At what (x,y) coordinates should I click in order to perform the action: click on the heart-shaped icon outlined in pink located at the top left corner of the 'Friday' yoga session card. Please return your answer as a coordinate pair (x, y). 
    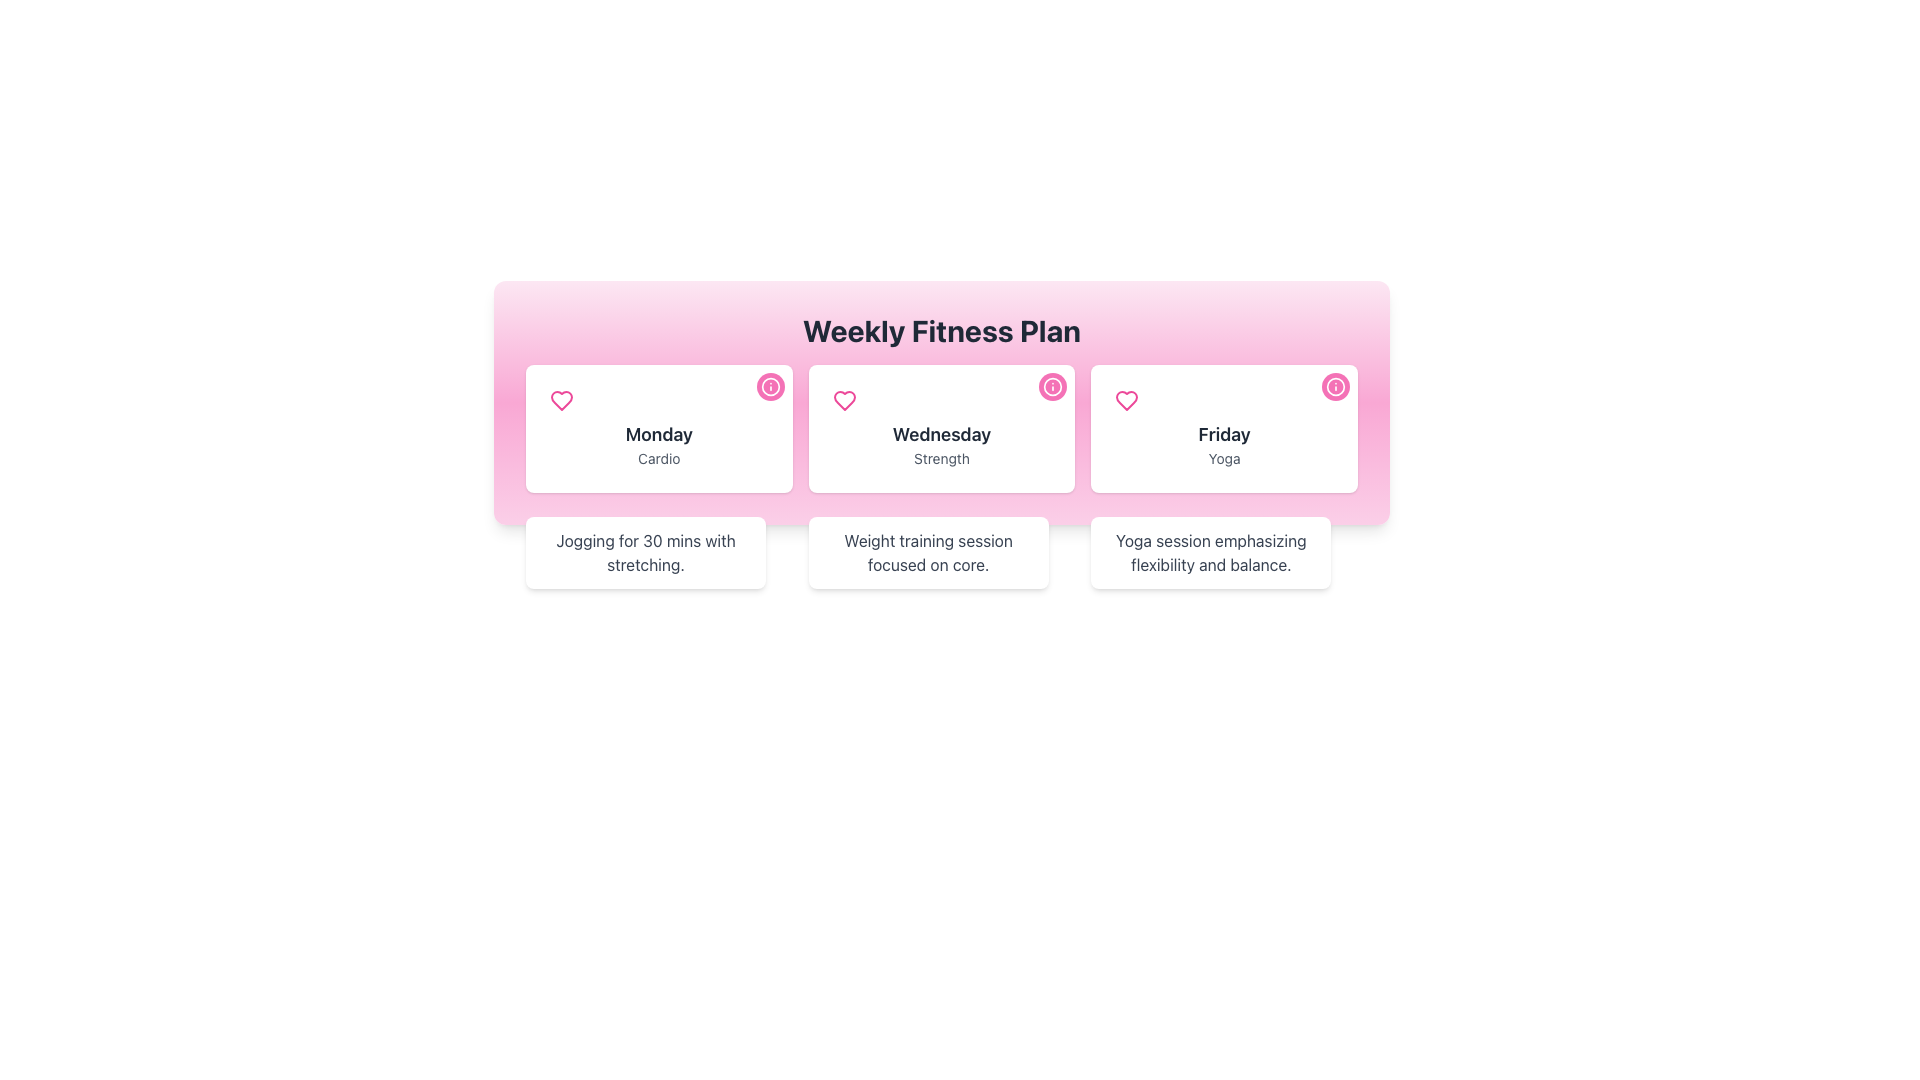
    Looking at the image, I should click on (1127, 401).